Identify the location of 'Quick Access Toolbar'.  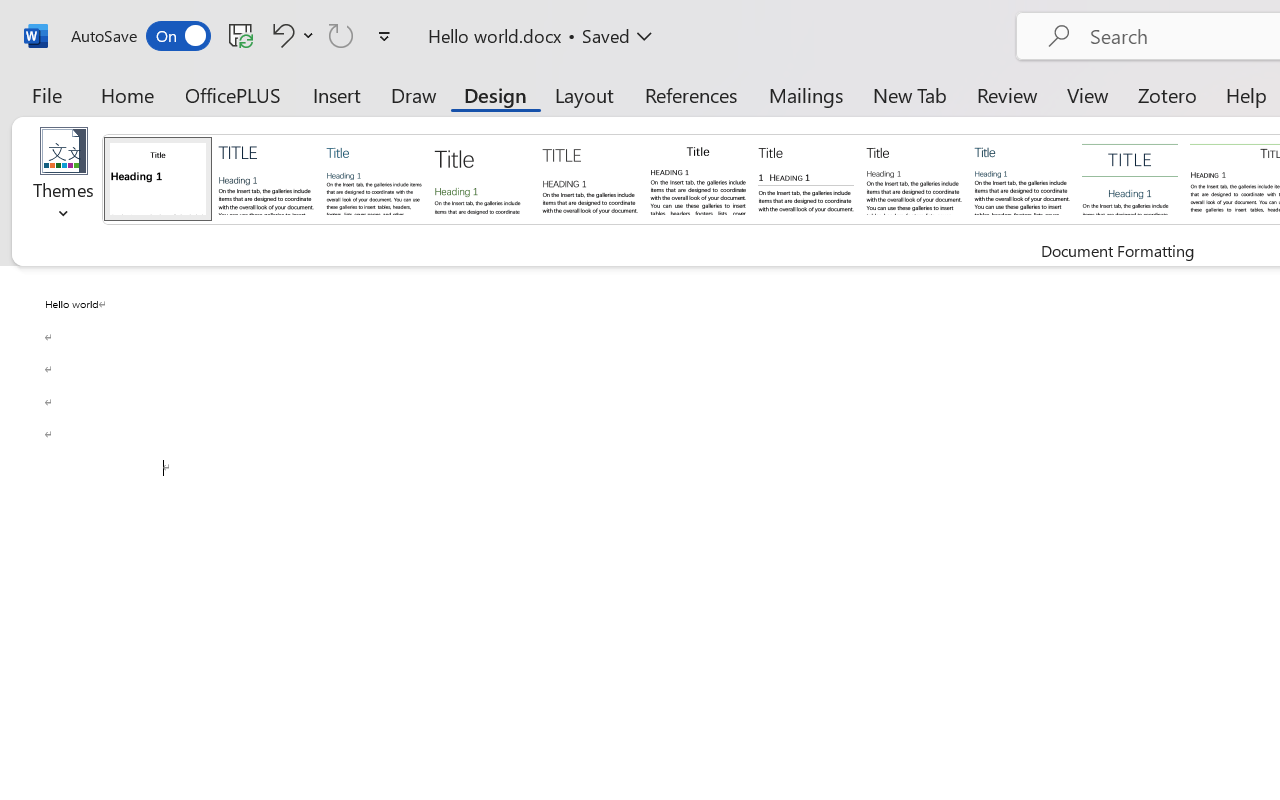
(234, 35).